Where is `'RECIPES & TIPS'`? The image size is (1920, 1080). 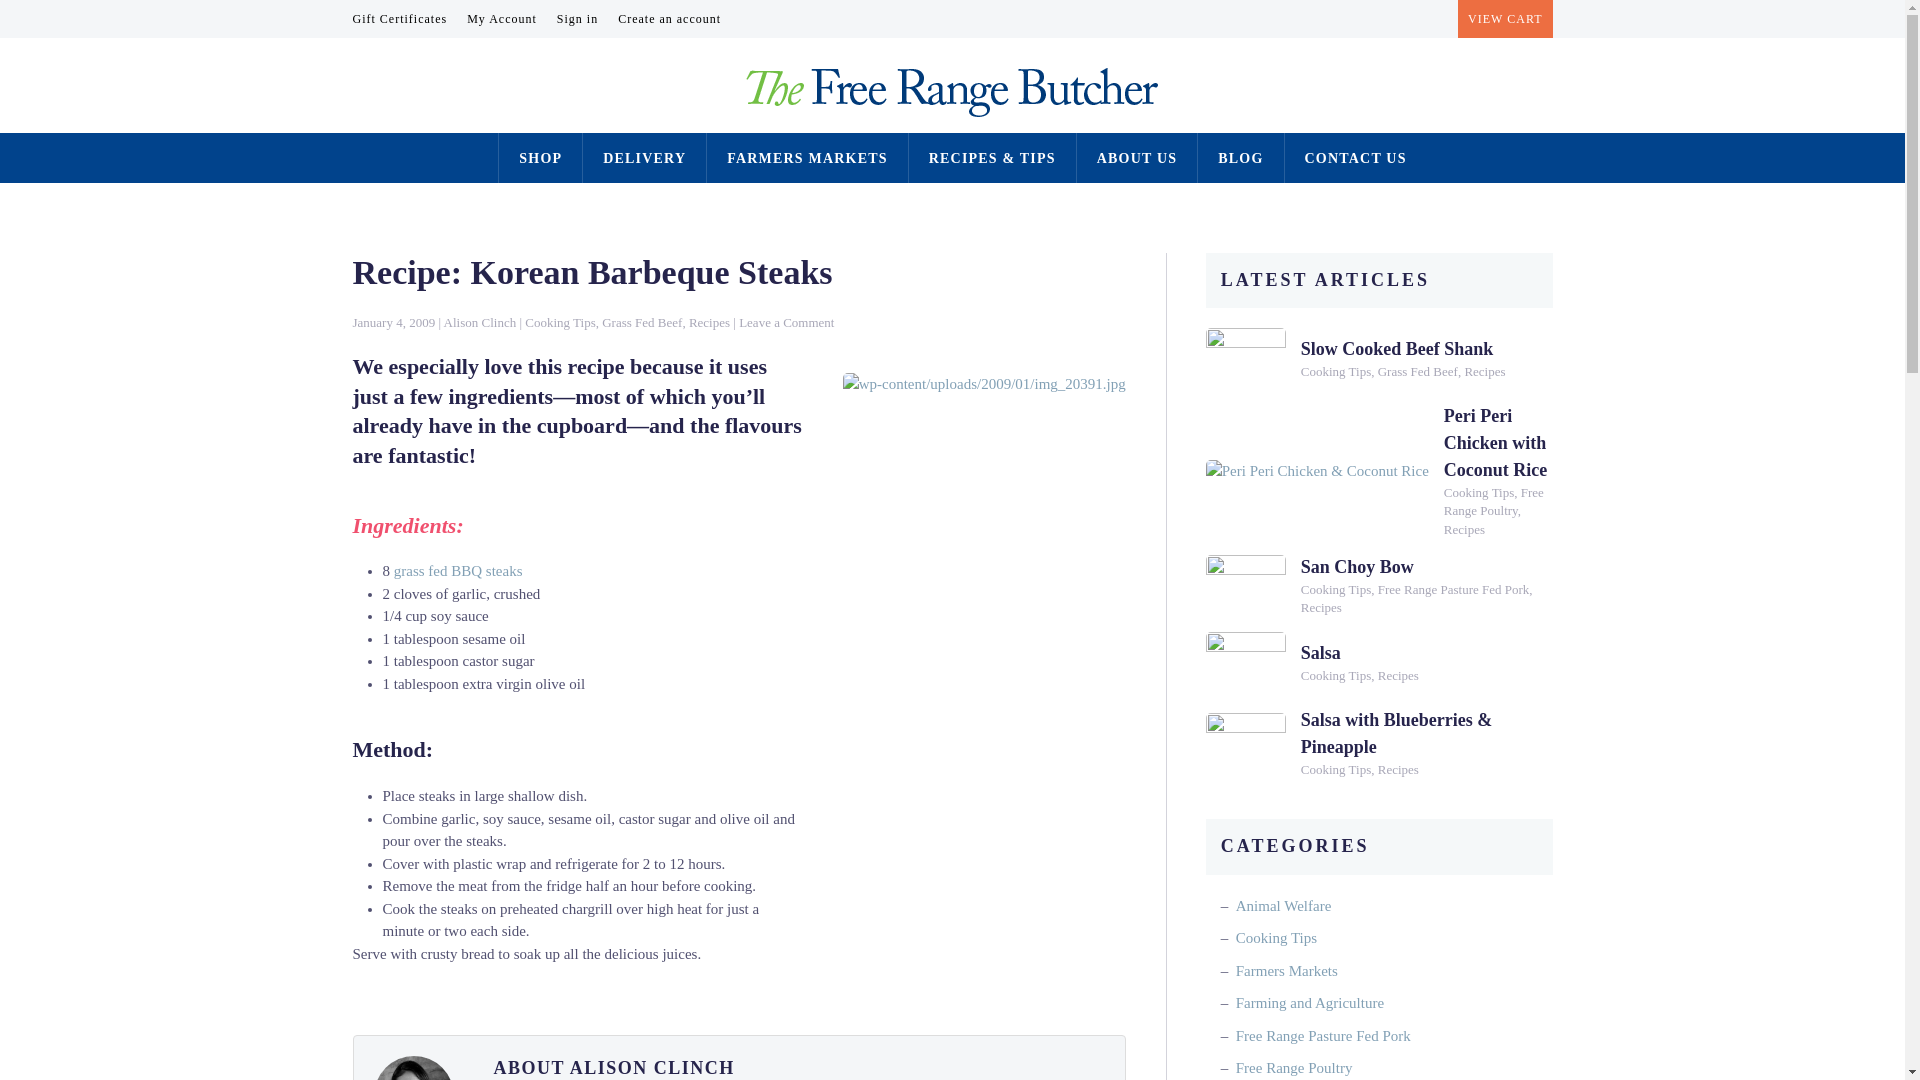 'RECIPES & TIPS' is located at coordinates (992, 157).